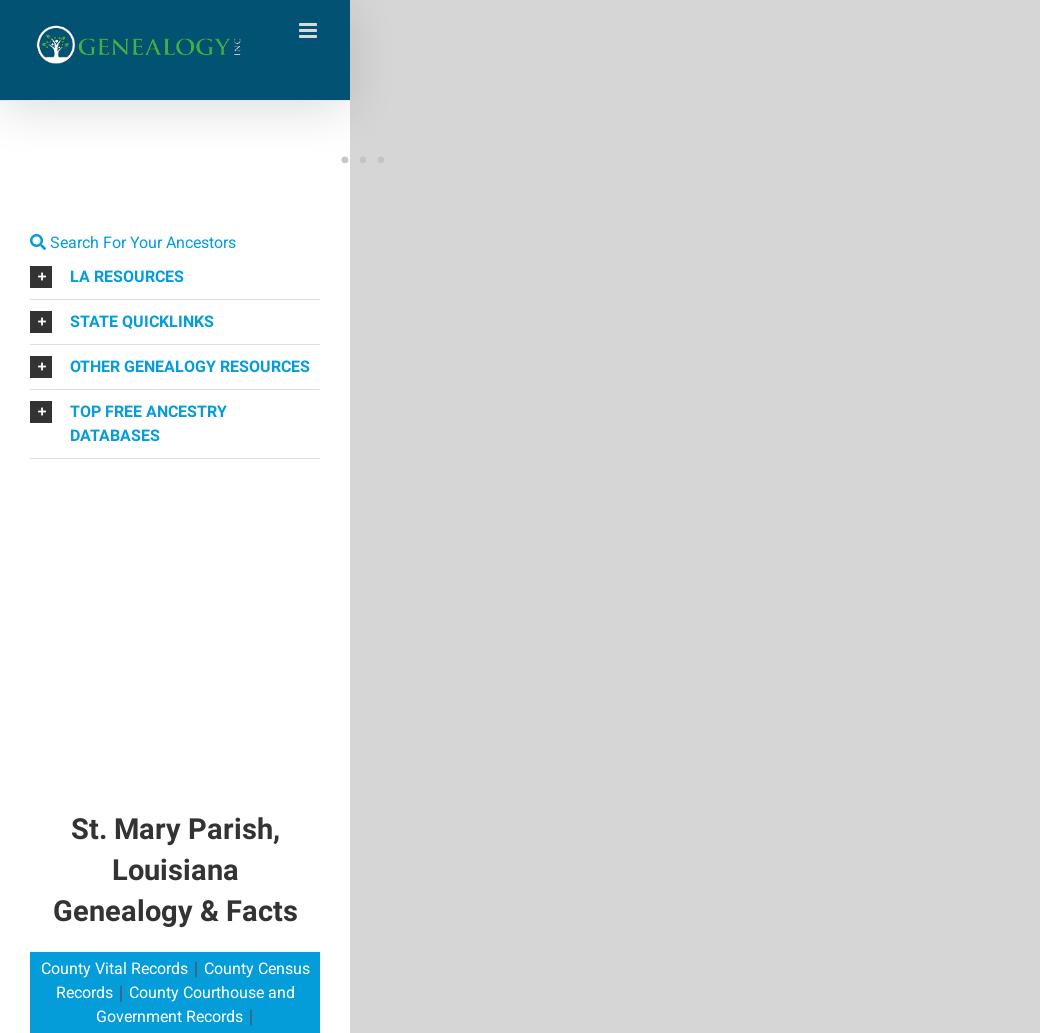  What do you see at coordinates (112, 967) in the screenshot?
I see `'County Vital Records'` at bounding box center [112, 967].